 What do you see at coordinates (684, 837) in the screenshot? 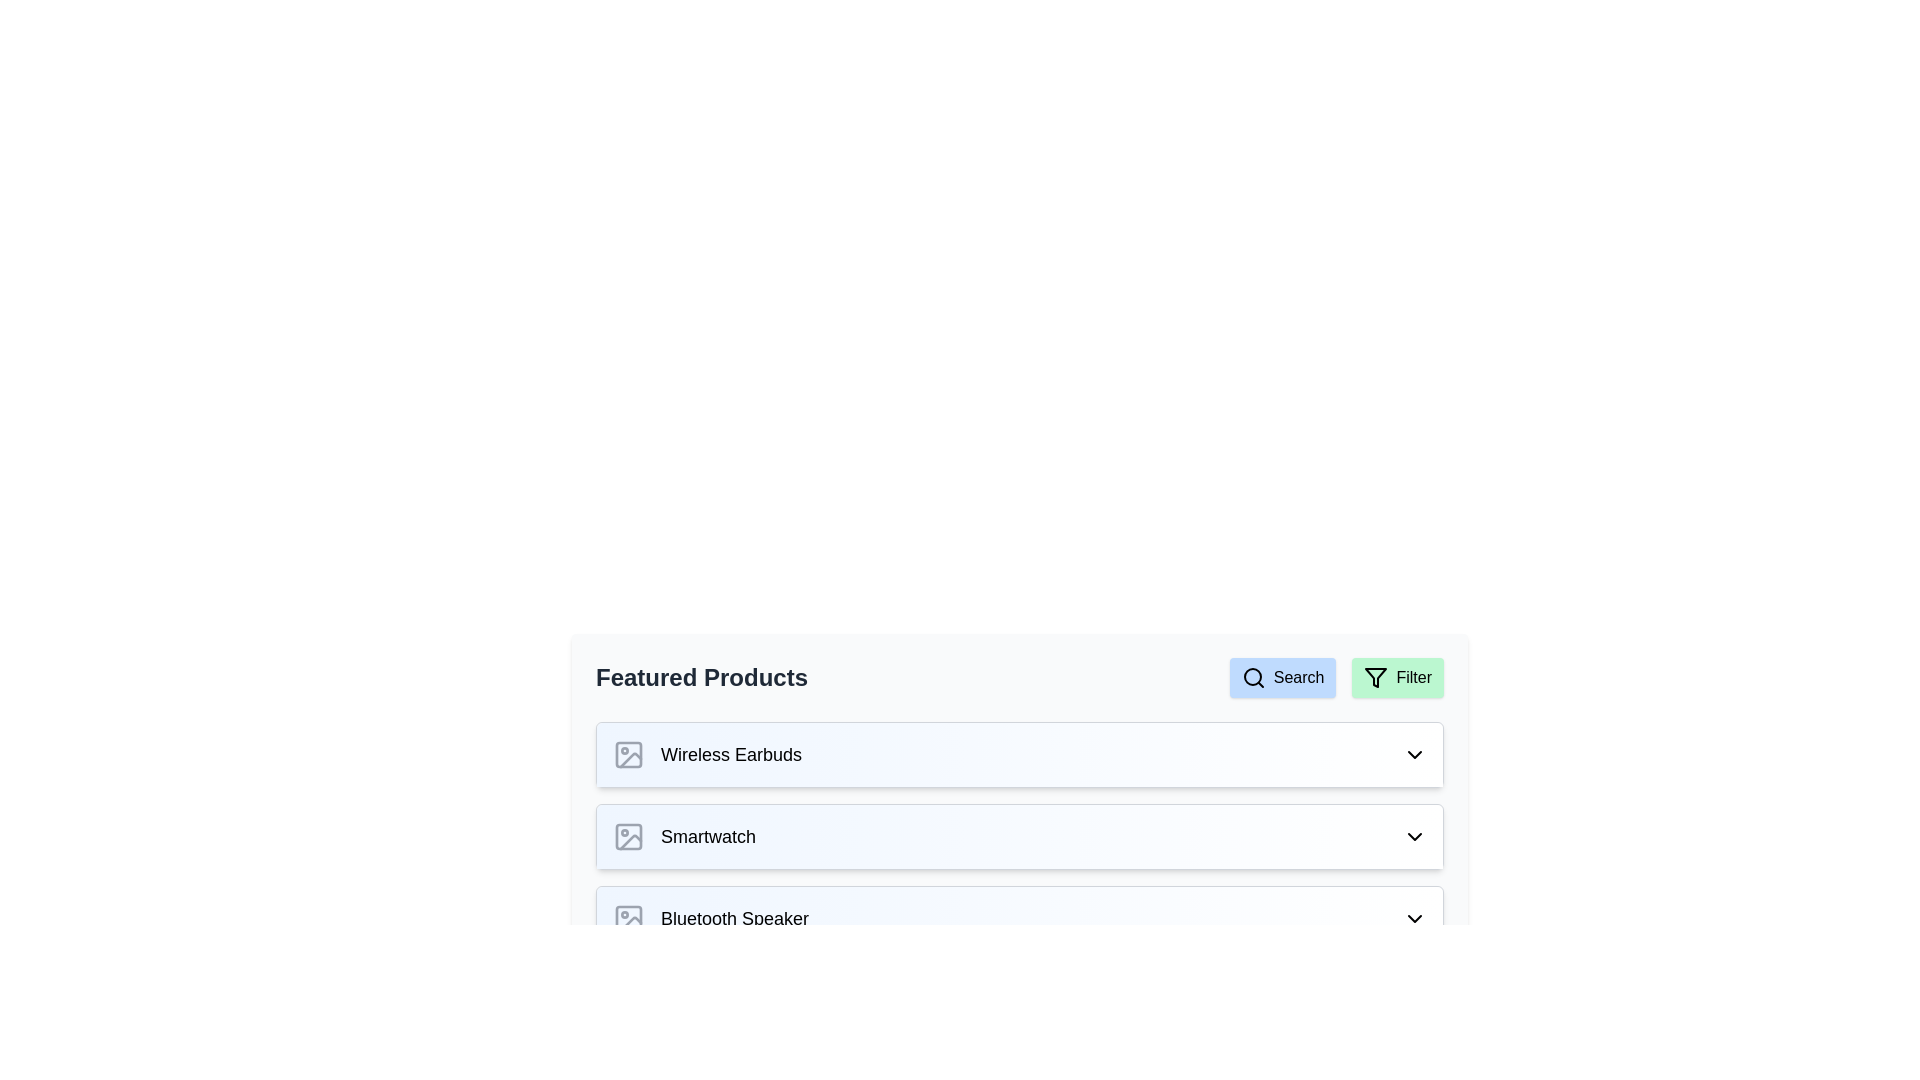
I see `the 'Smartwatch' text label, which is the second entry in the 'Featured Products' section` at bounding box center [684, 837].